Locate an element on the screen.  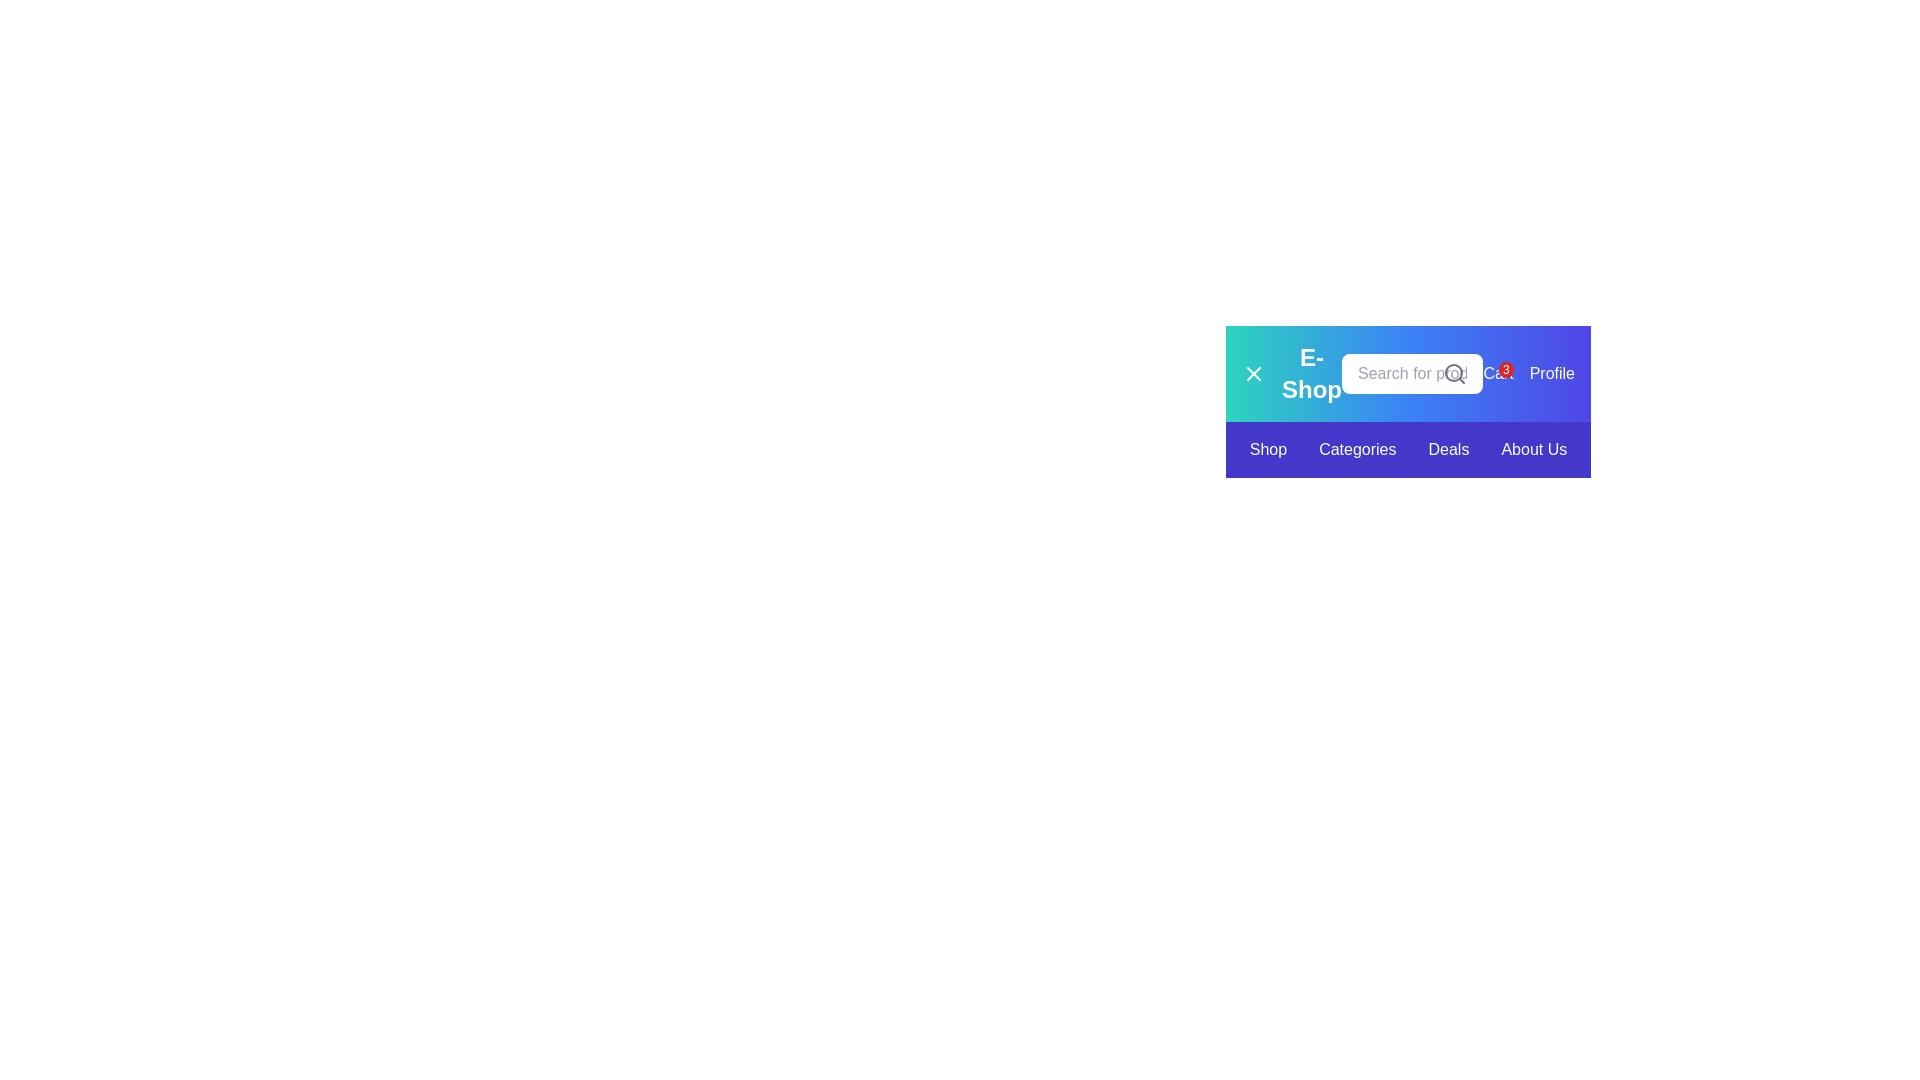
the branded header or logo located in the upper left corner of the horizontal navigation bar, which may also function as a home button is located at coordinates (1291, 374).